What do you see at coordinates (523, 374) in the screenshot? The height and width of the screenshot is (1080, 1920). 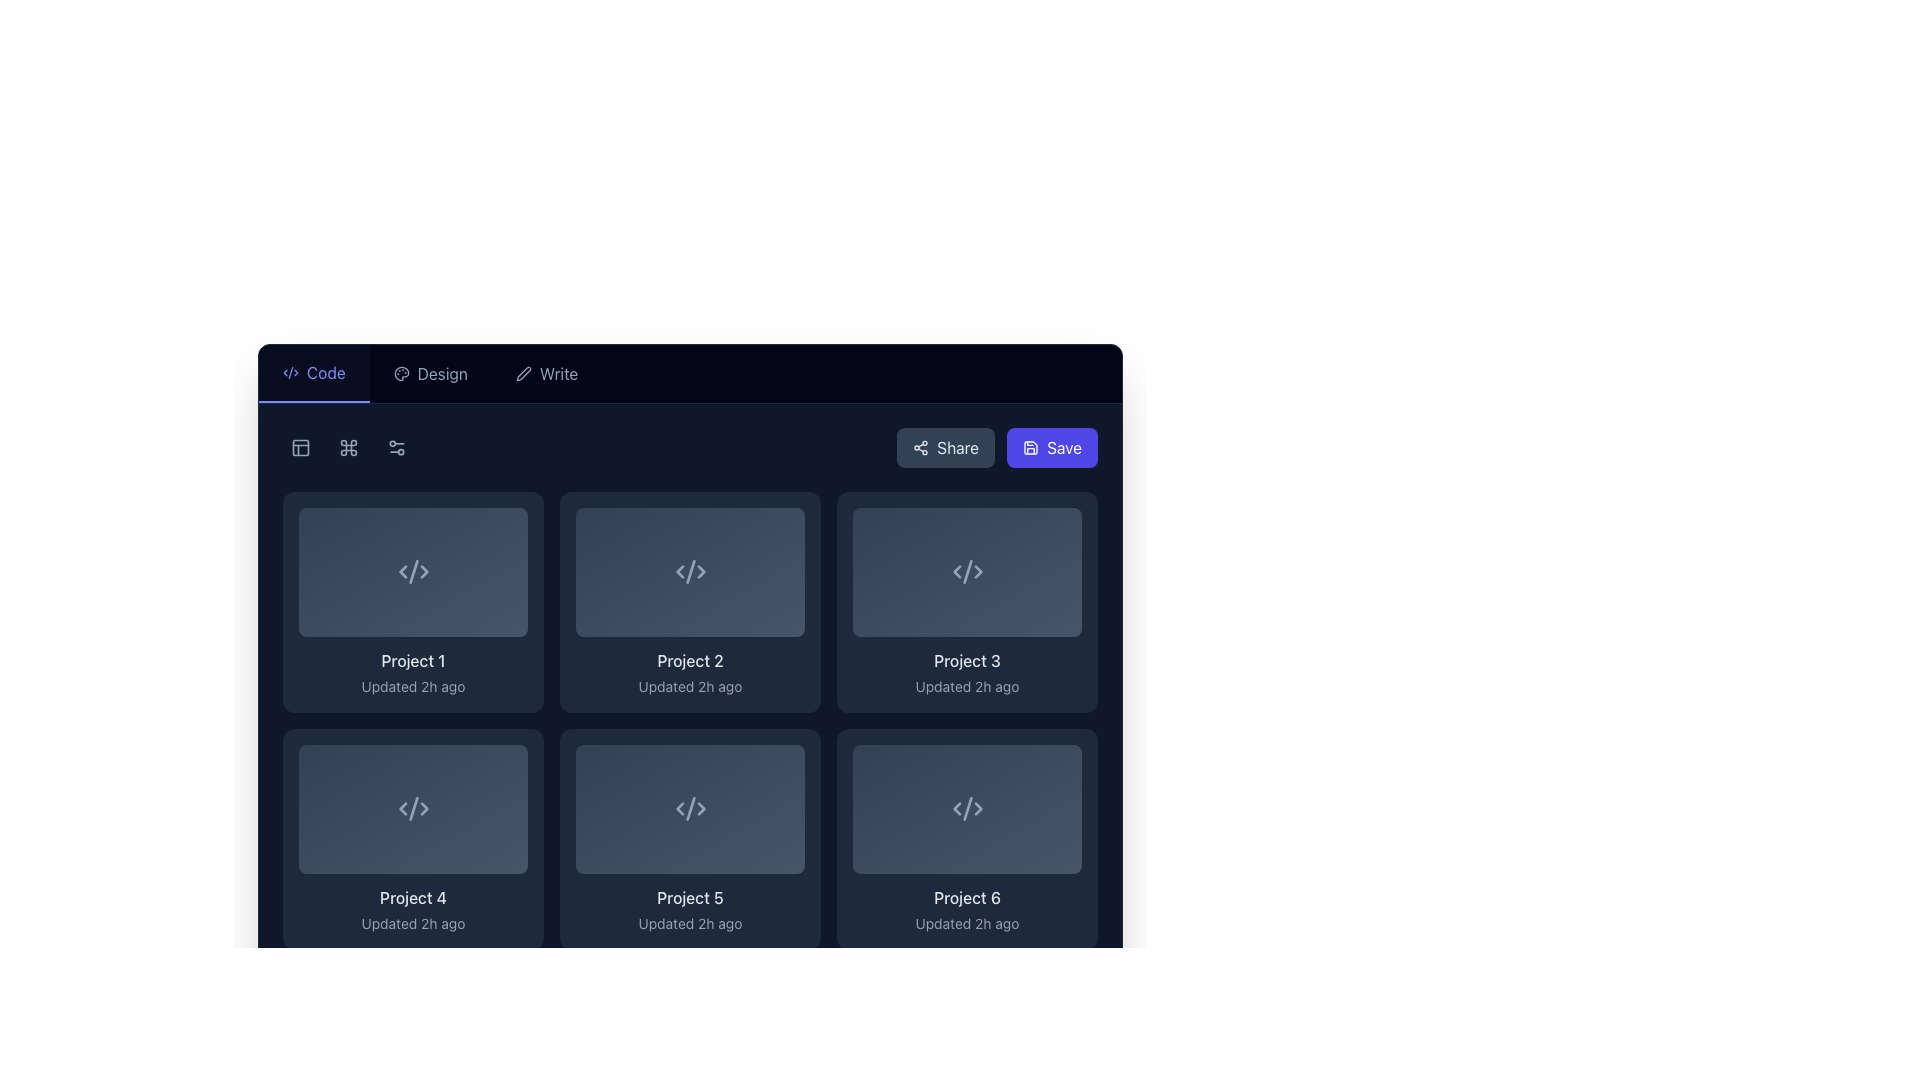 I see `the small pen icon located in the navigation bar to the left of the 'Write' text` at bounding box center [523, 374].